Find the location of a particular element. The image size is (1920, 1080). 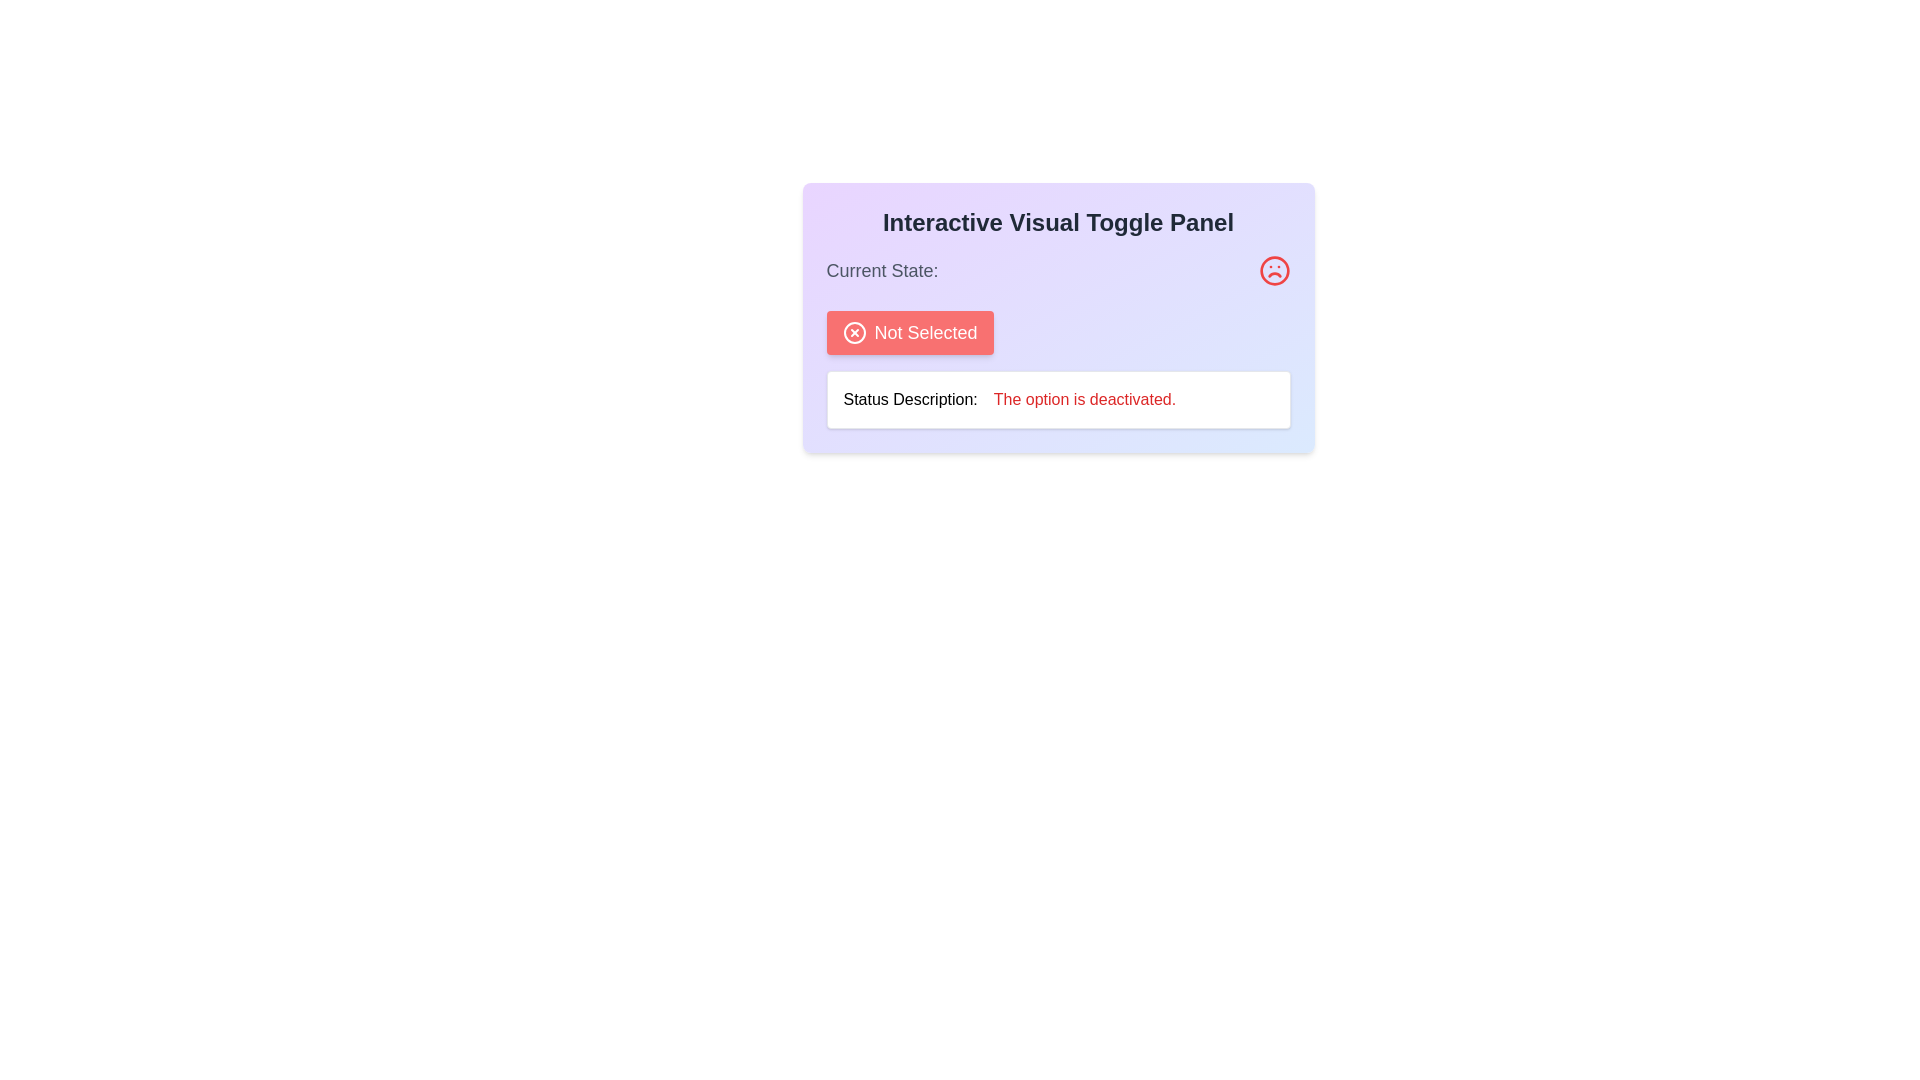

the text label indicating the current status of an option, which is aligned with 'Status Description:' in the 'Interactive Visual Toggle Panel.' is located at coordinates (1083, 400).